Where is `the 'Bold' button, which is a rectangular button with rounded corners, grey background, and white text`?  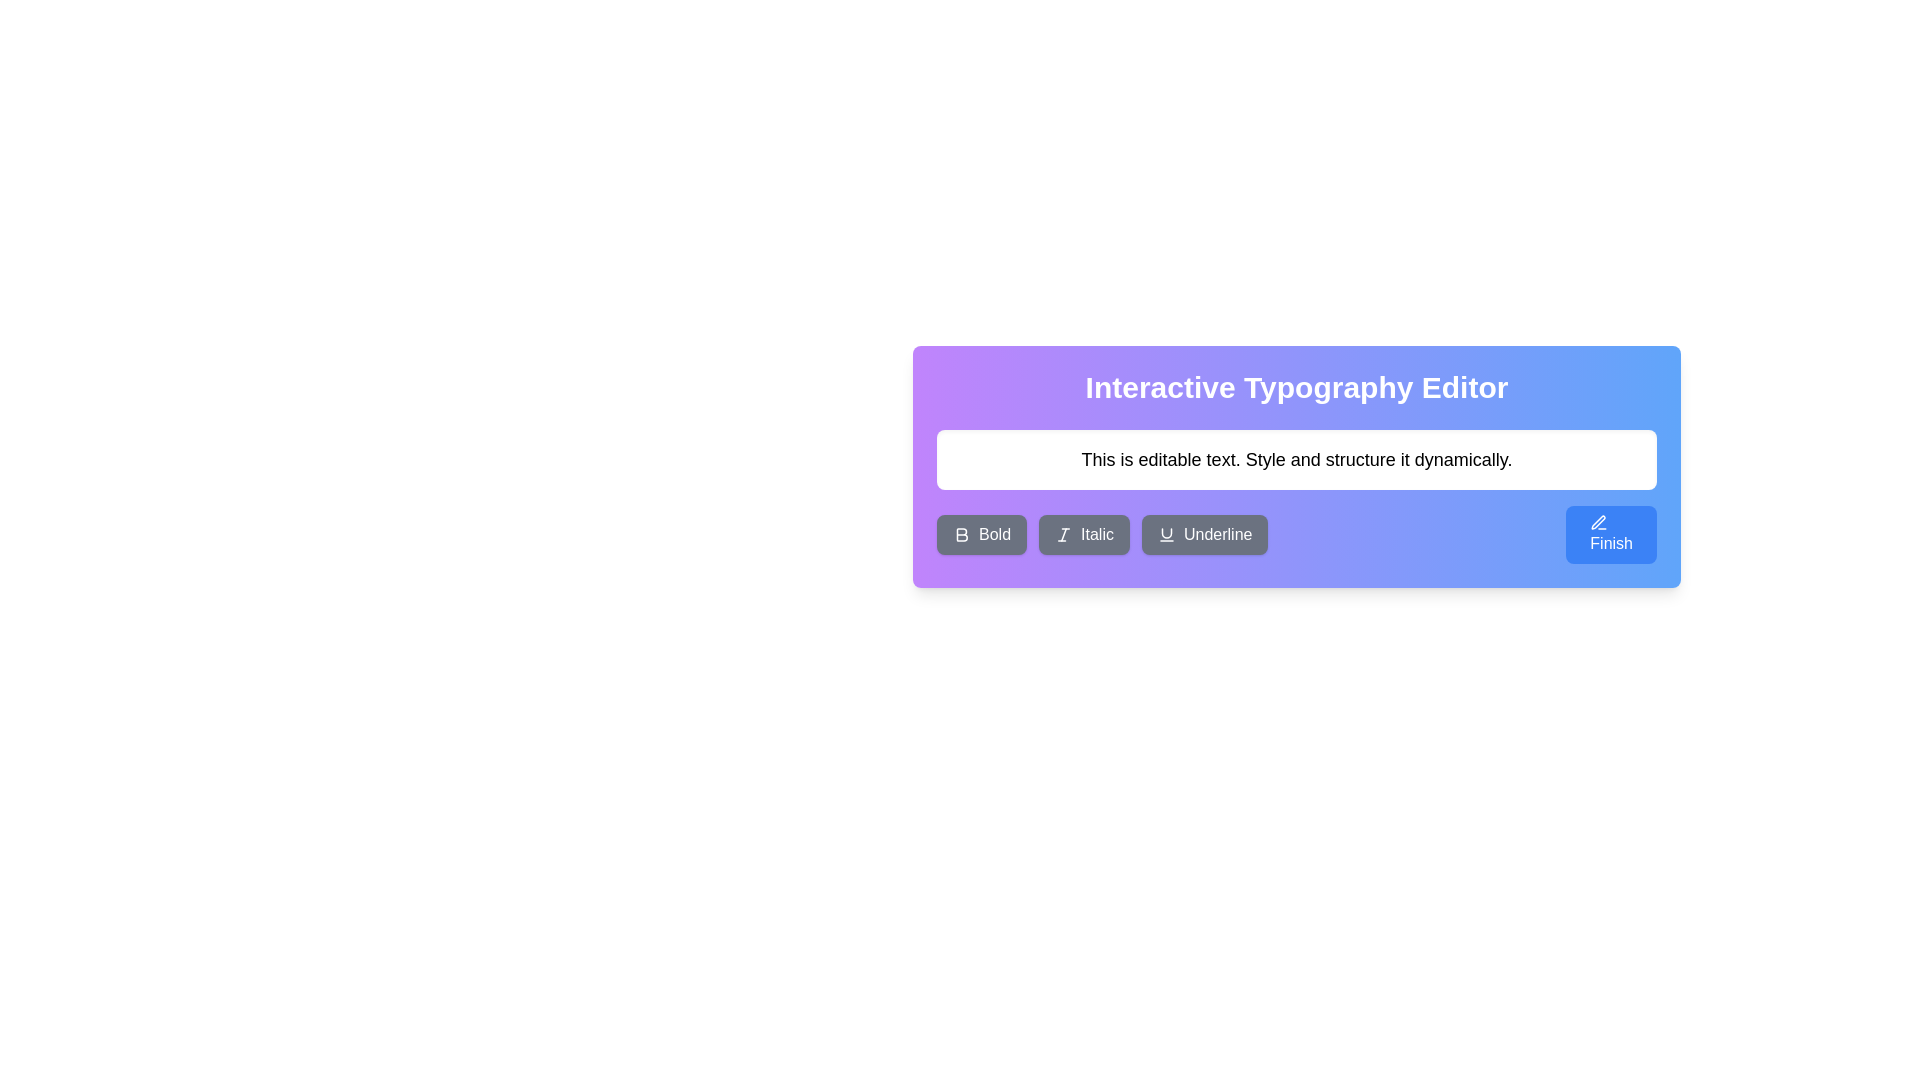
the 'Bold' button, which is a rectangular button with rounded corners, grey background, and white text is located at coordinates (982, 534).